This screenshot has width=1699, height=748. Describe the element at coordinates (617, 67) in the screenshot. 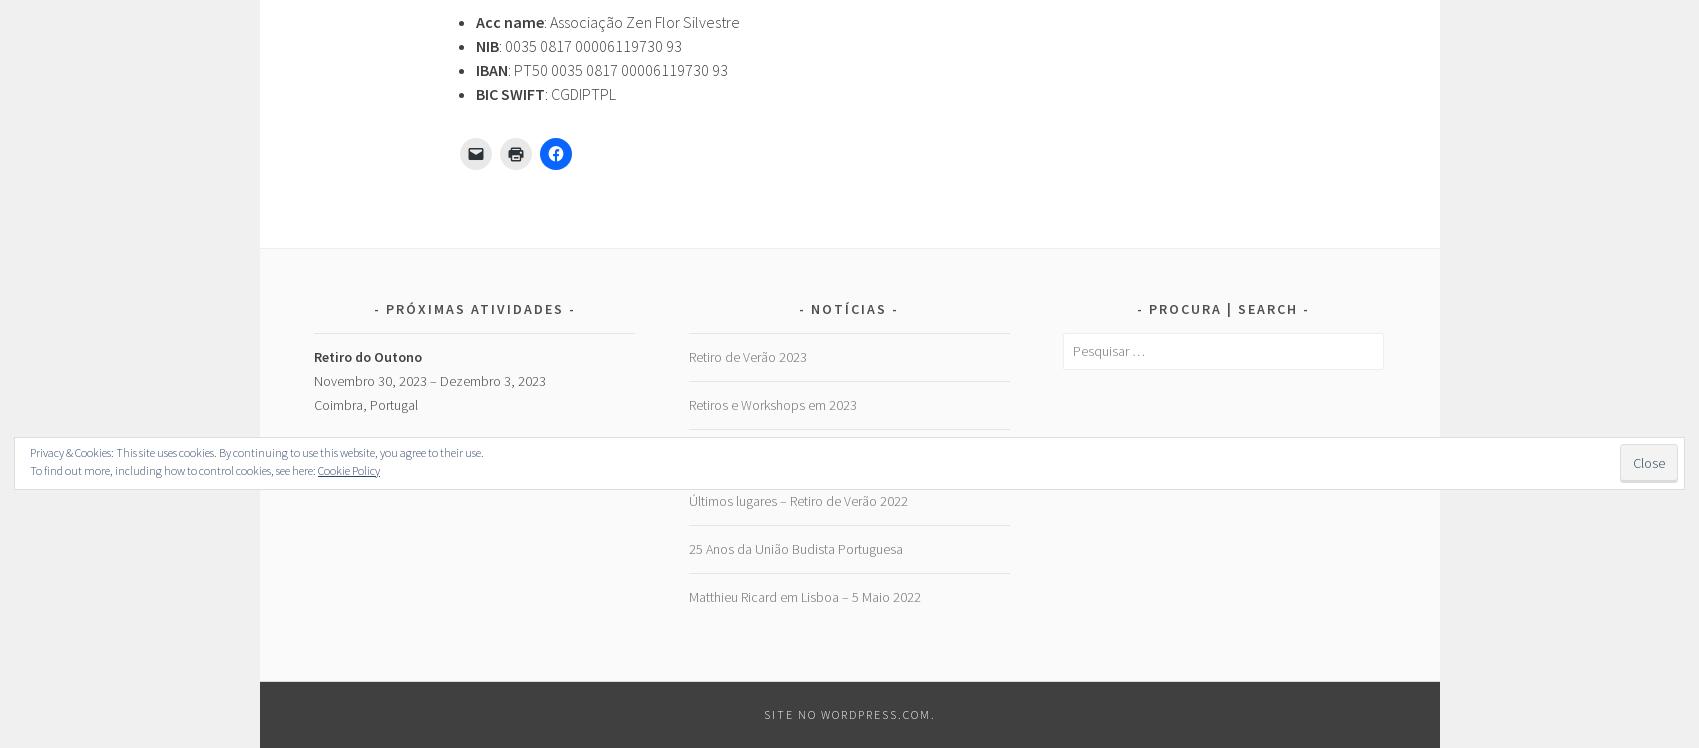

I see `': PT50 0035 0817 00006119730 93'` at that location.